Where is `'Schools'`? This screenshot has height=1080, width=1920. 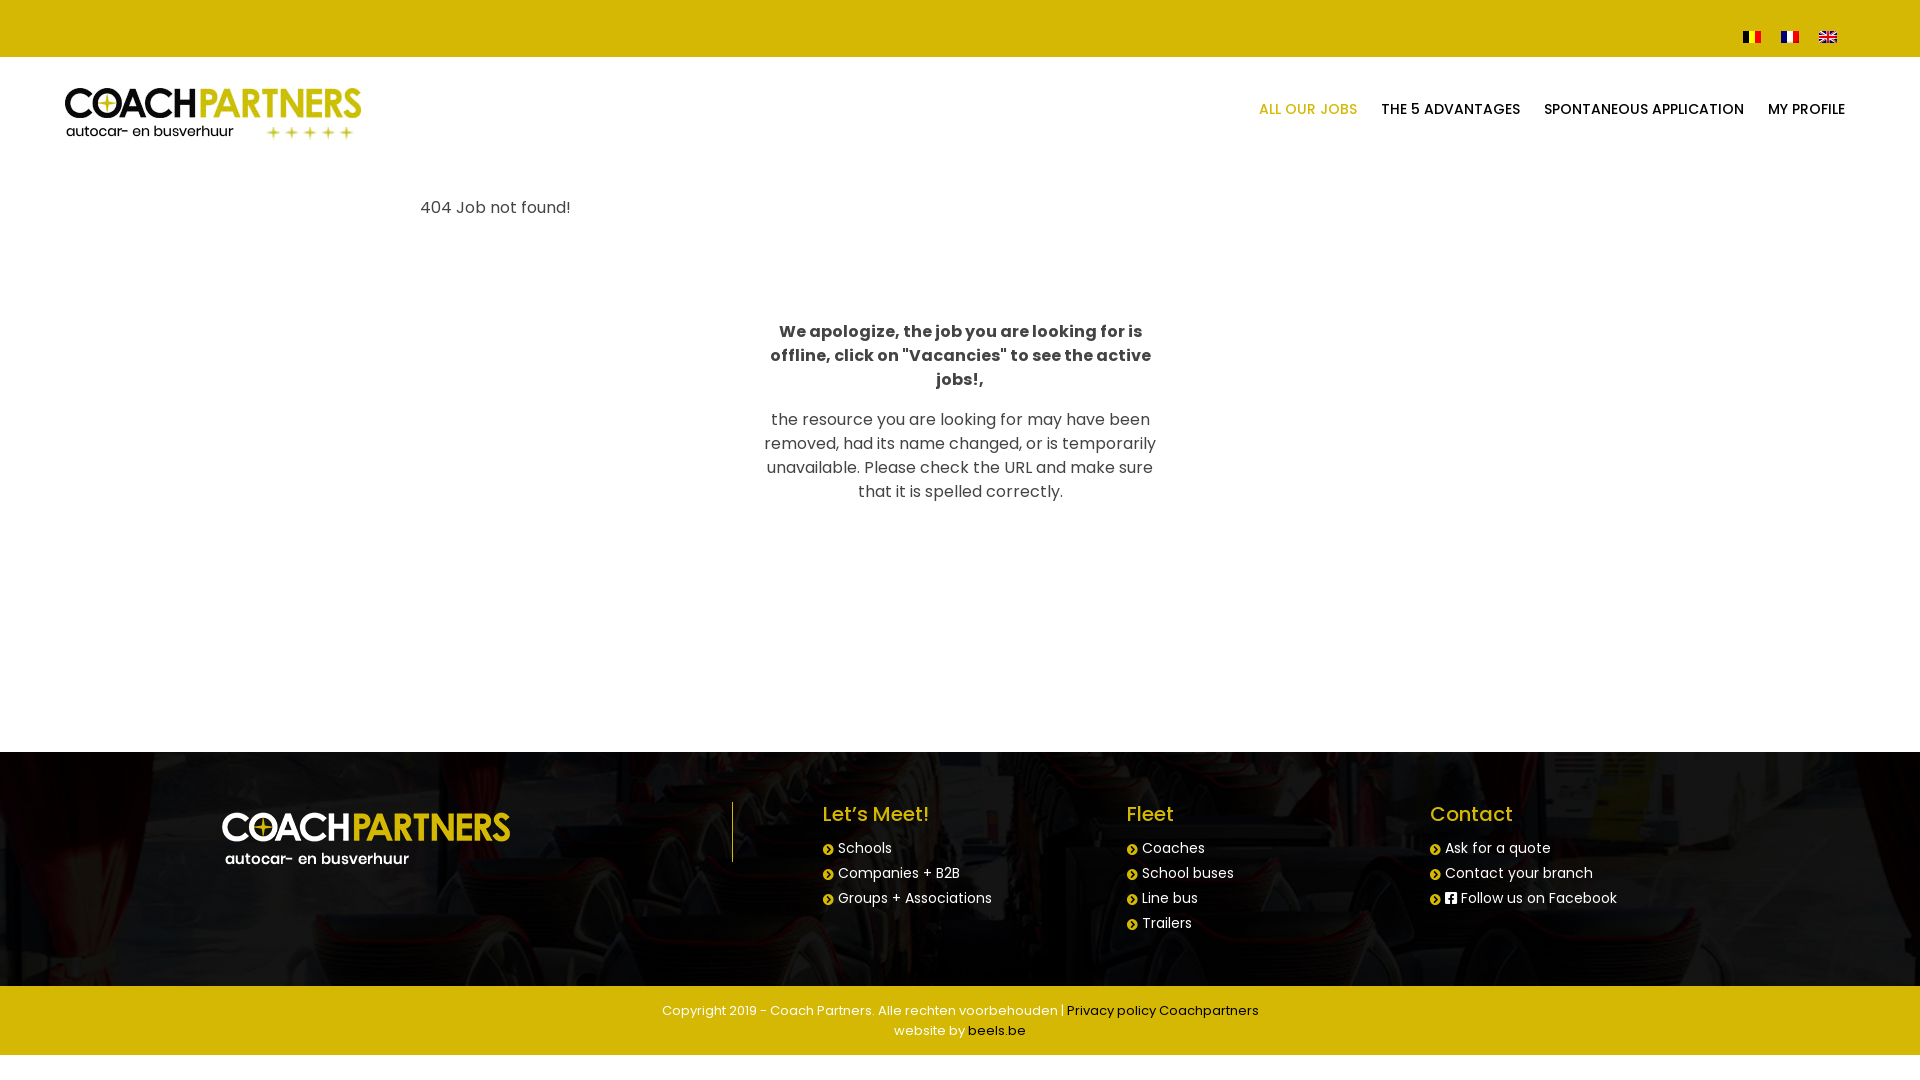
'Schools' is located at coordinates (864, 848).